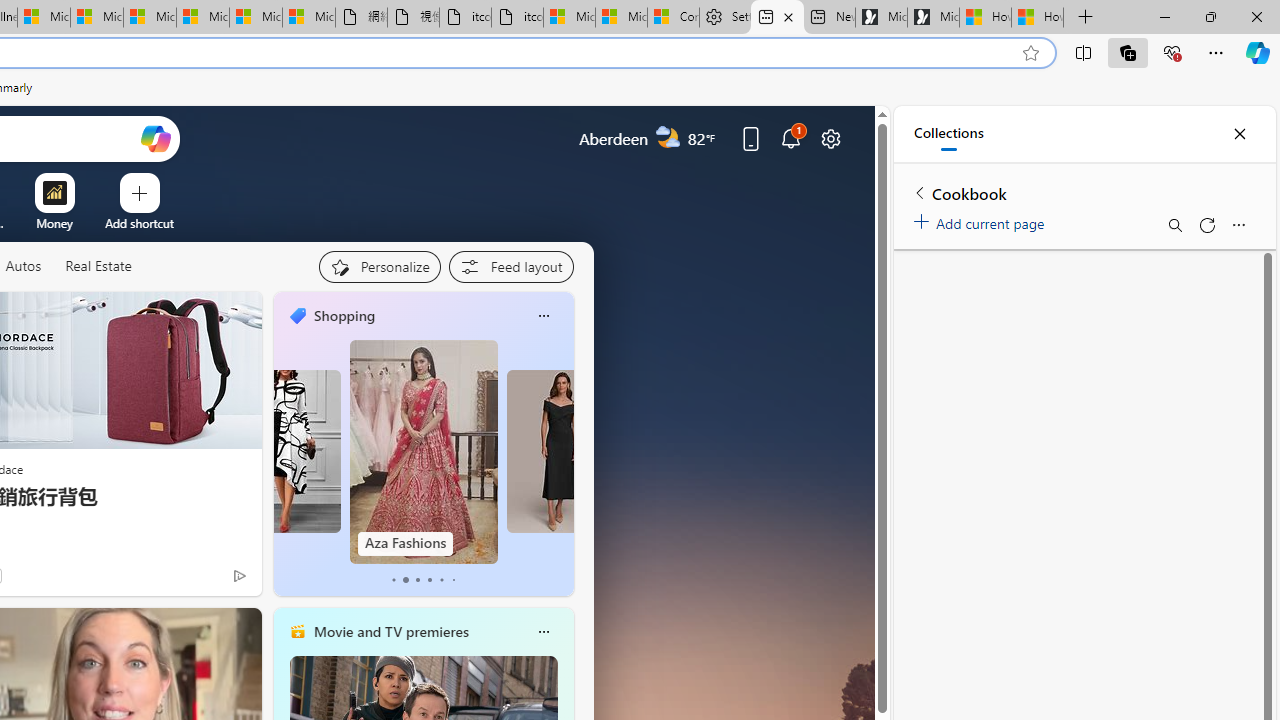 Image resolution: width=1280 pixels, height=720 pixels. I want to click on 'Feed settings', so click(510, 266).